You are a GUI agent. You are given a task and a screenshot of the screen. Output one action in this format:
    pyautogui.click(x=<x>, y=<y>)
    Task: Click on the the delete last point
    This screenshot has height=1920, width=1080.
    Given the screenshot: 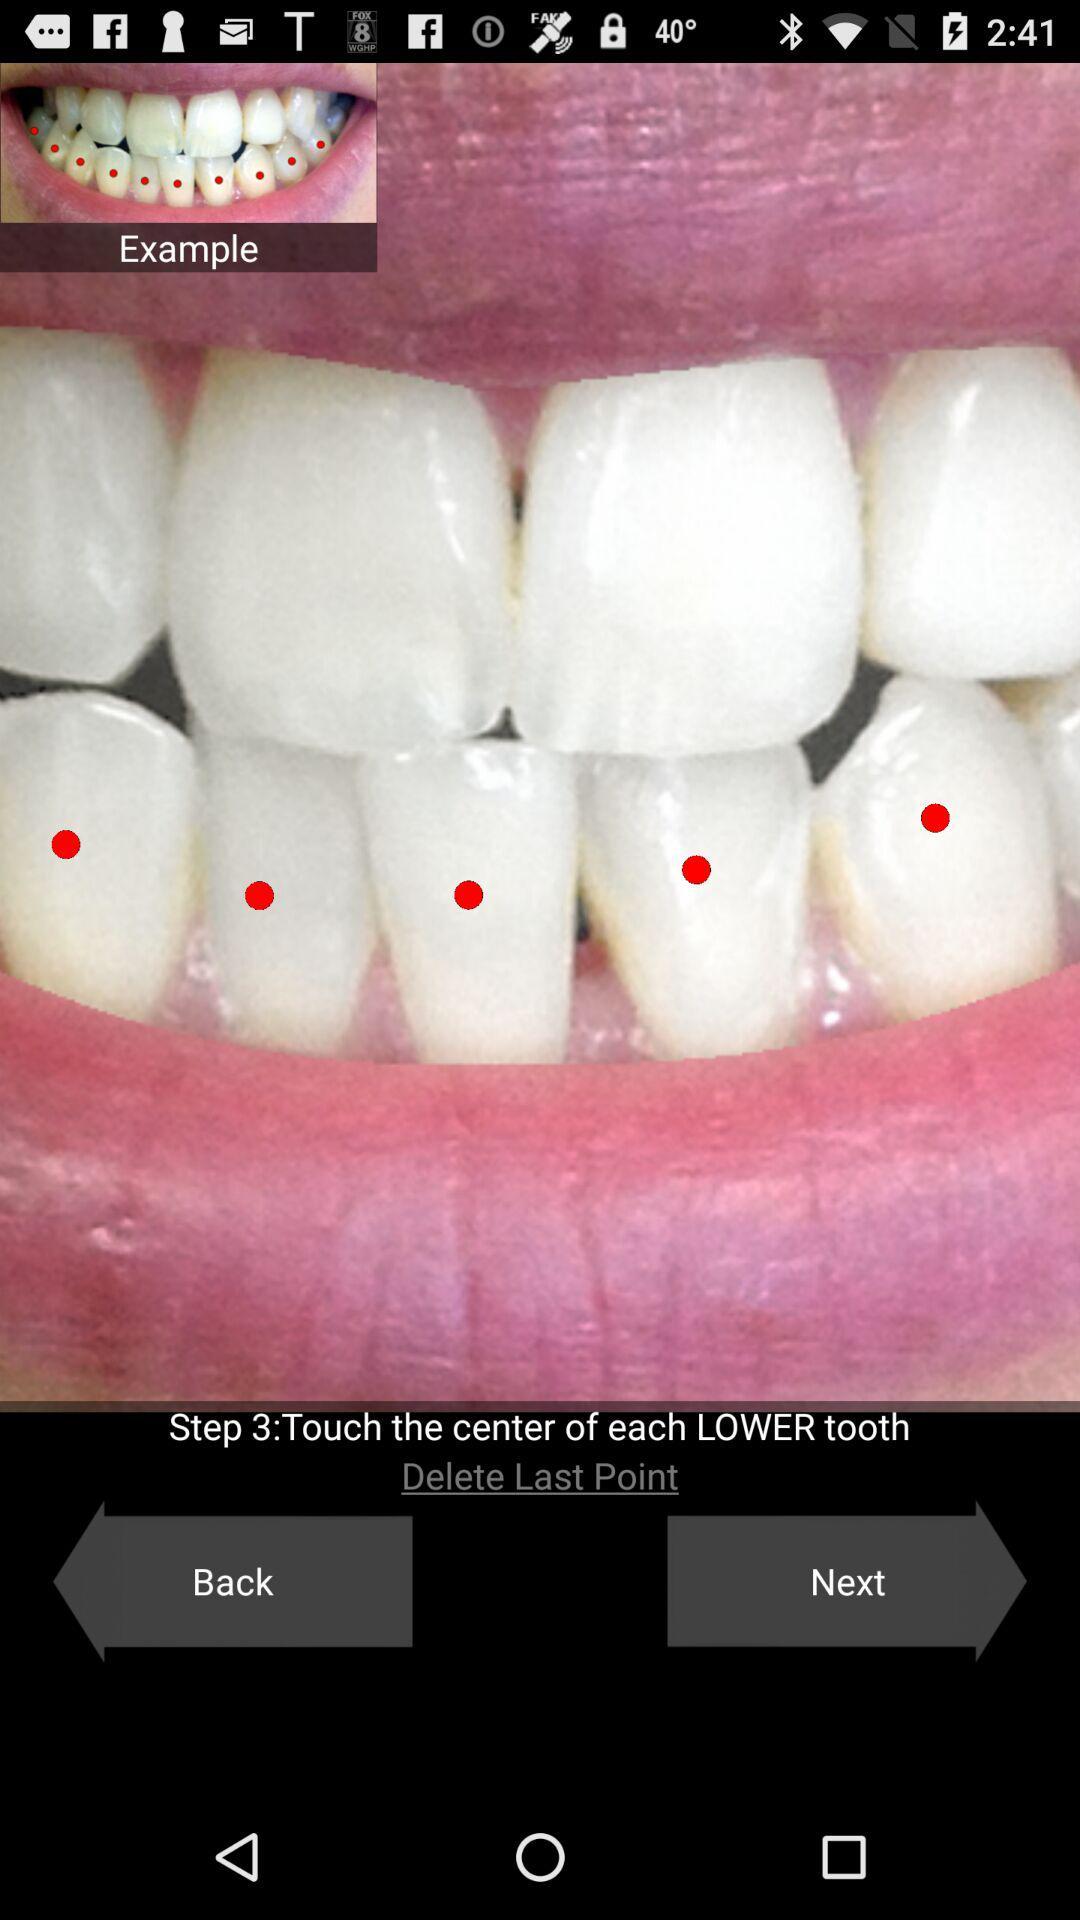 What is the action you would take?
    pyautogui.click(x=540, y=1475)
    